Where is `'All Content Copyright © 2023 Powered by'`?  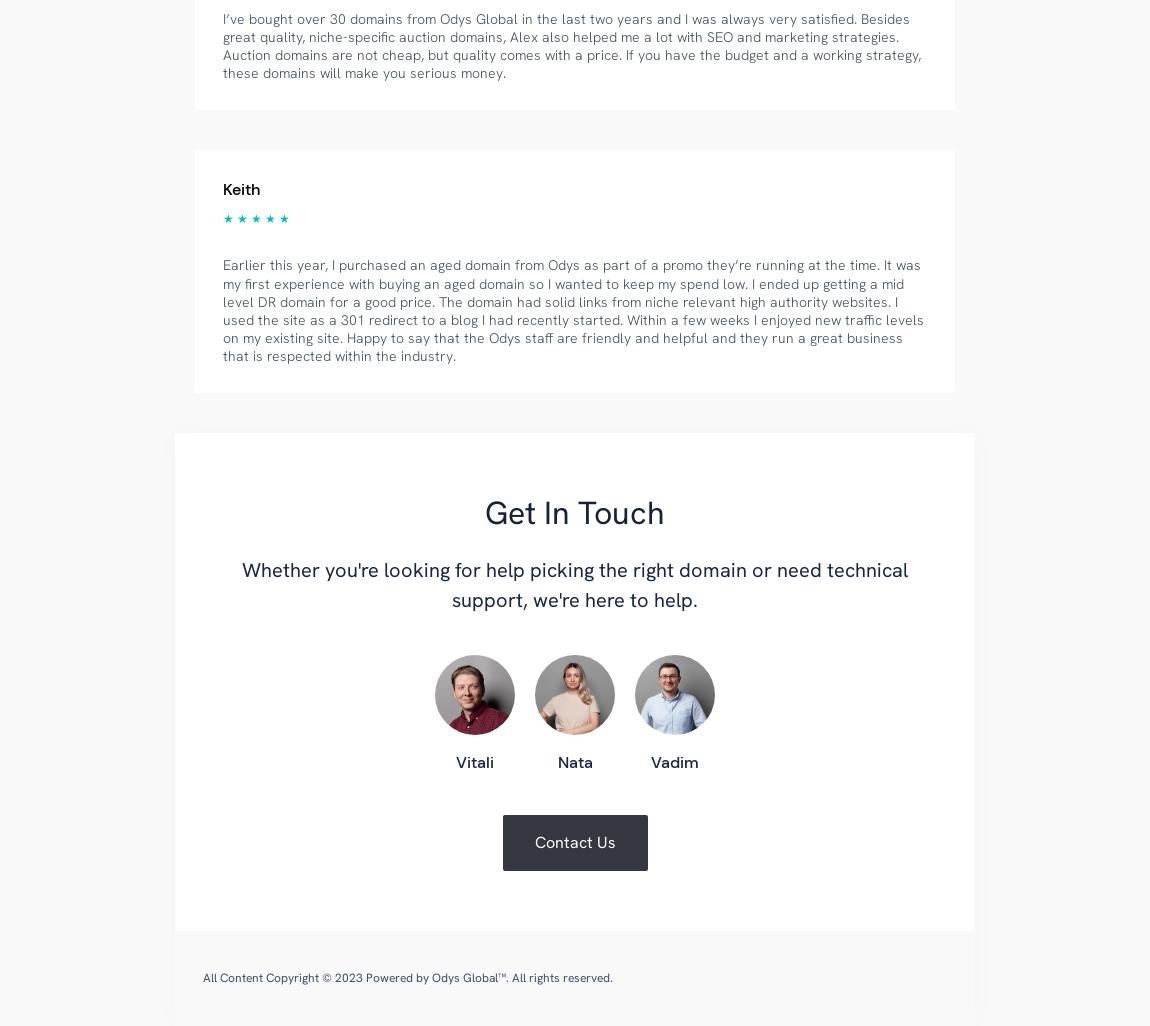 'All Content Copyright © 2023 Powered by' is located at coordinates (317, 976).